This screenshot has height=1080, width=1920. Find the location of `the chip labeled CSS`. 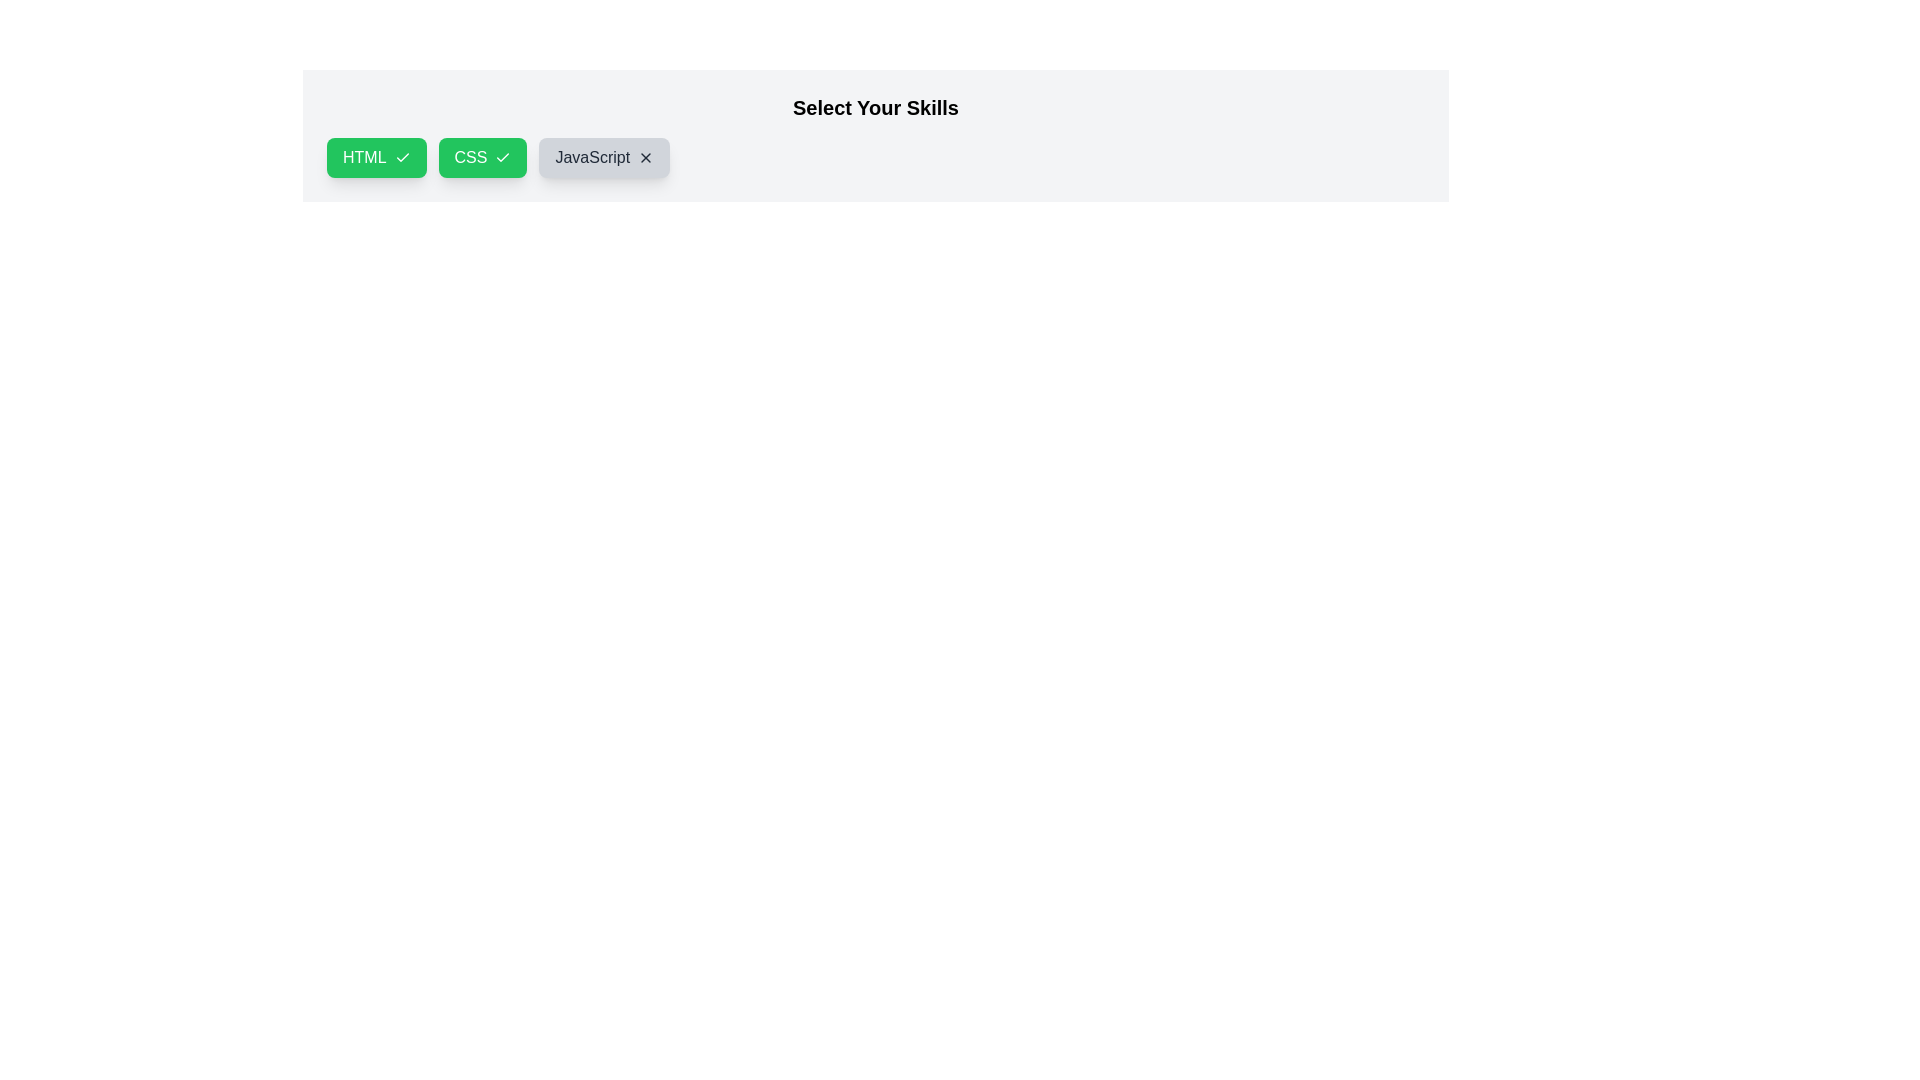

the chip labeled CSS is located at coordinates (483, 157).